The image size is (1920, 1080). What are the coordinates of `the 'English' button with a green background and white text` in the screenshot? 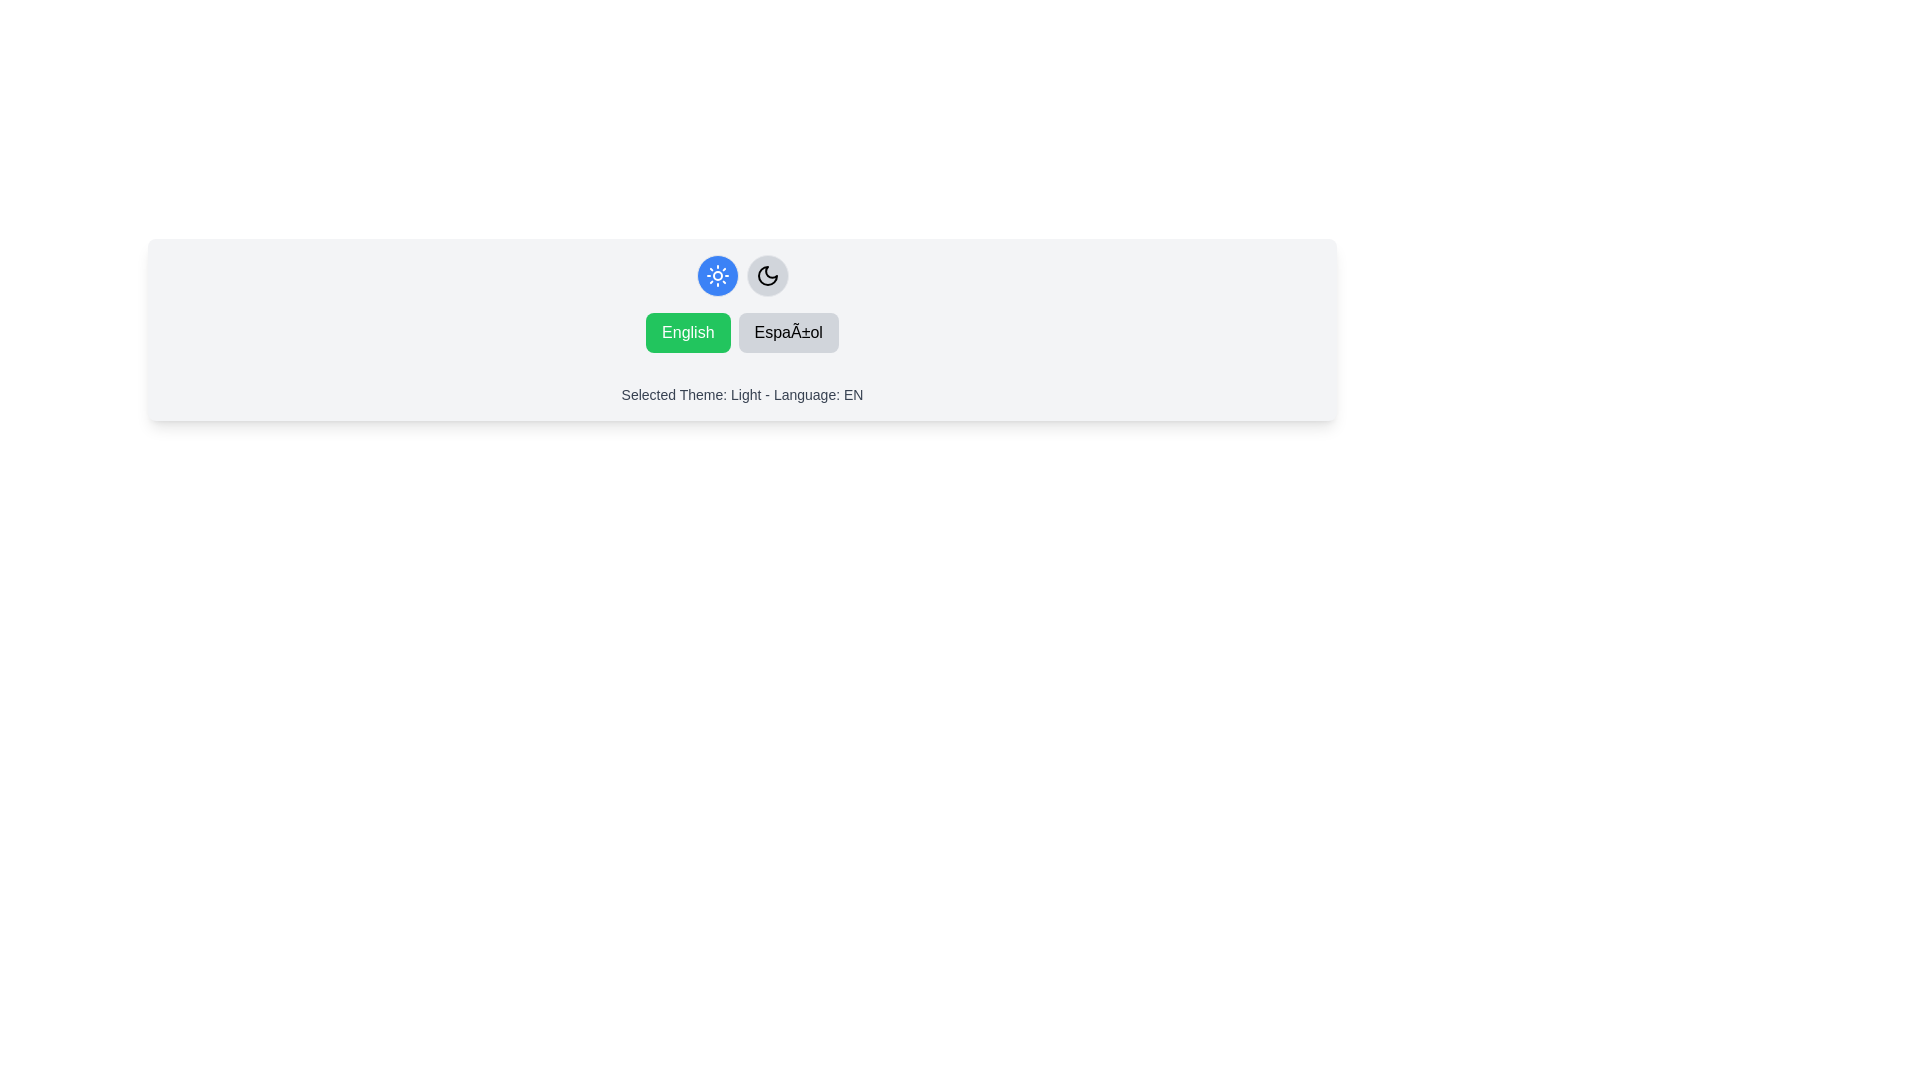 It's located at (688, 331).